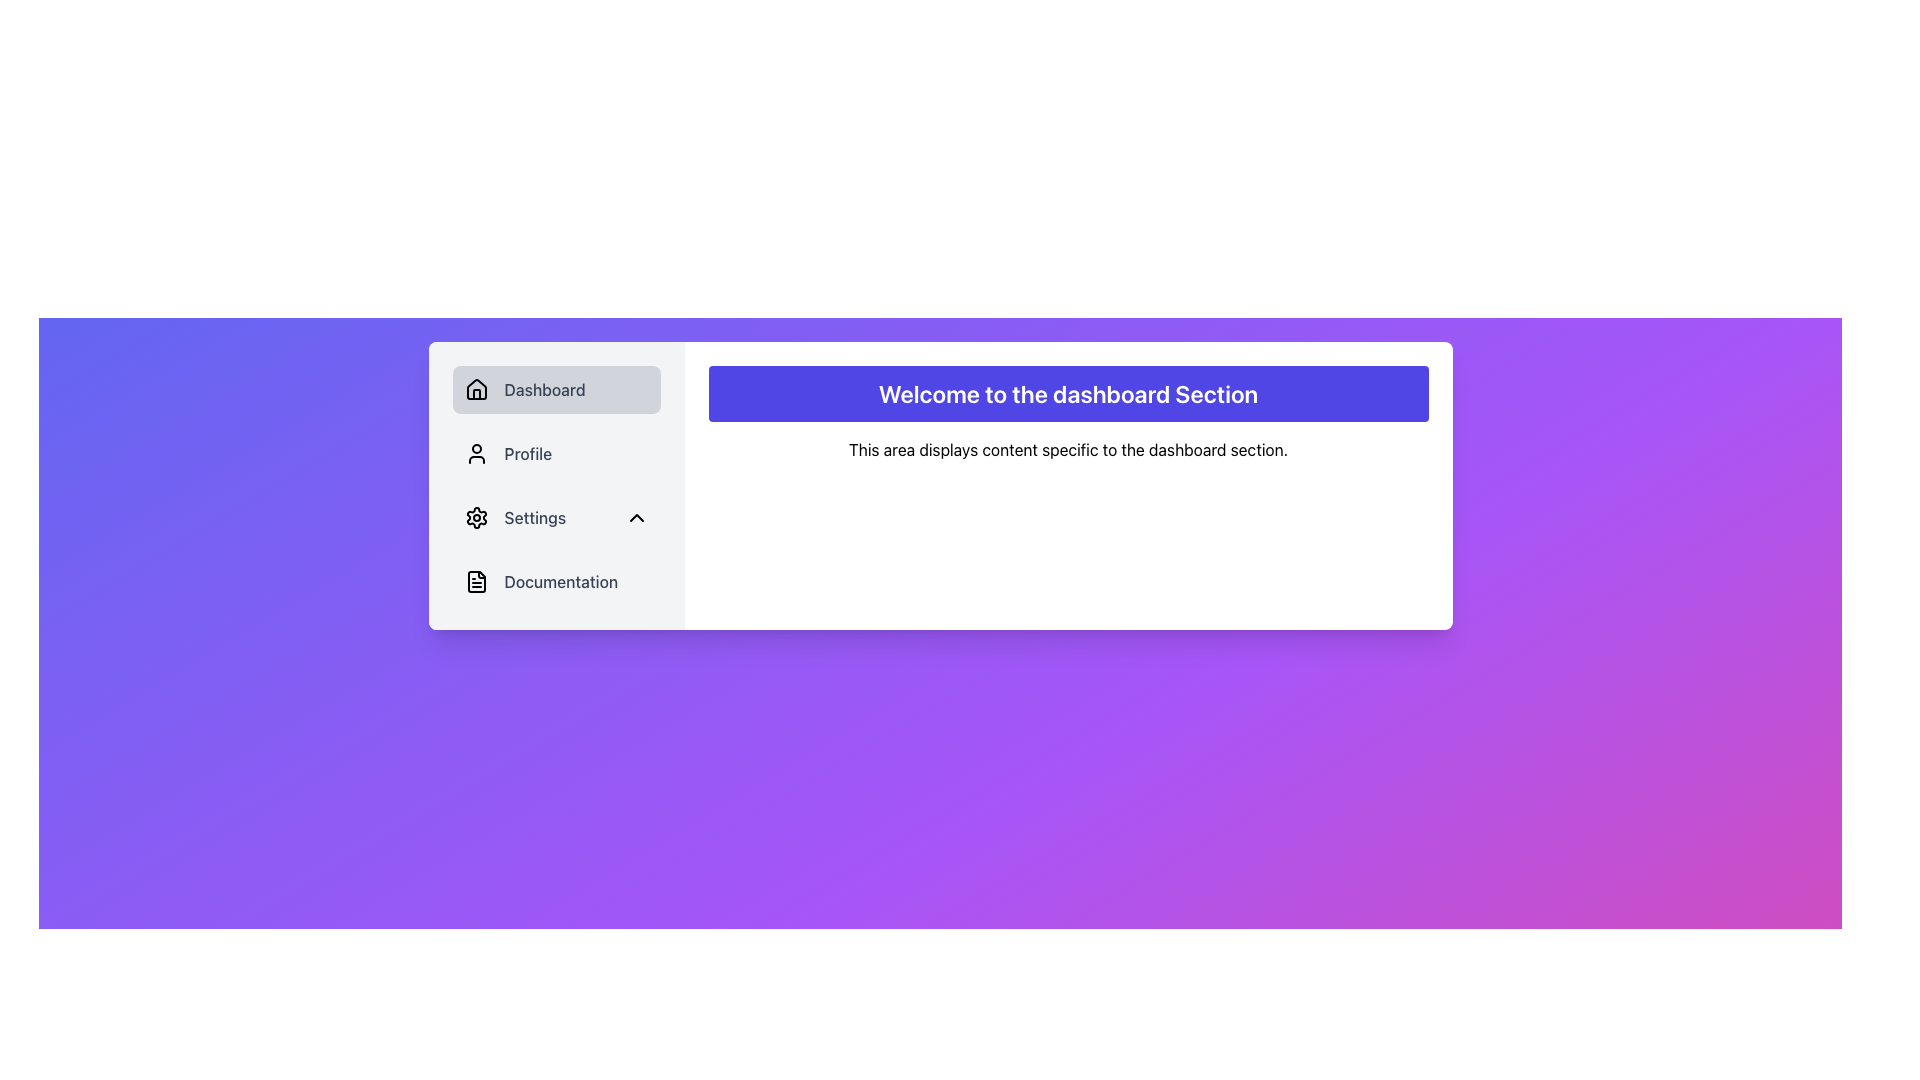 Image resolution: width=1920 pixels, height=1080 pixels. I want to click on the SVG Icon representing the Profile section located in the vertical navigation menu, positioned to the left of the text 'Profile', so click(475, 454).